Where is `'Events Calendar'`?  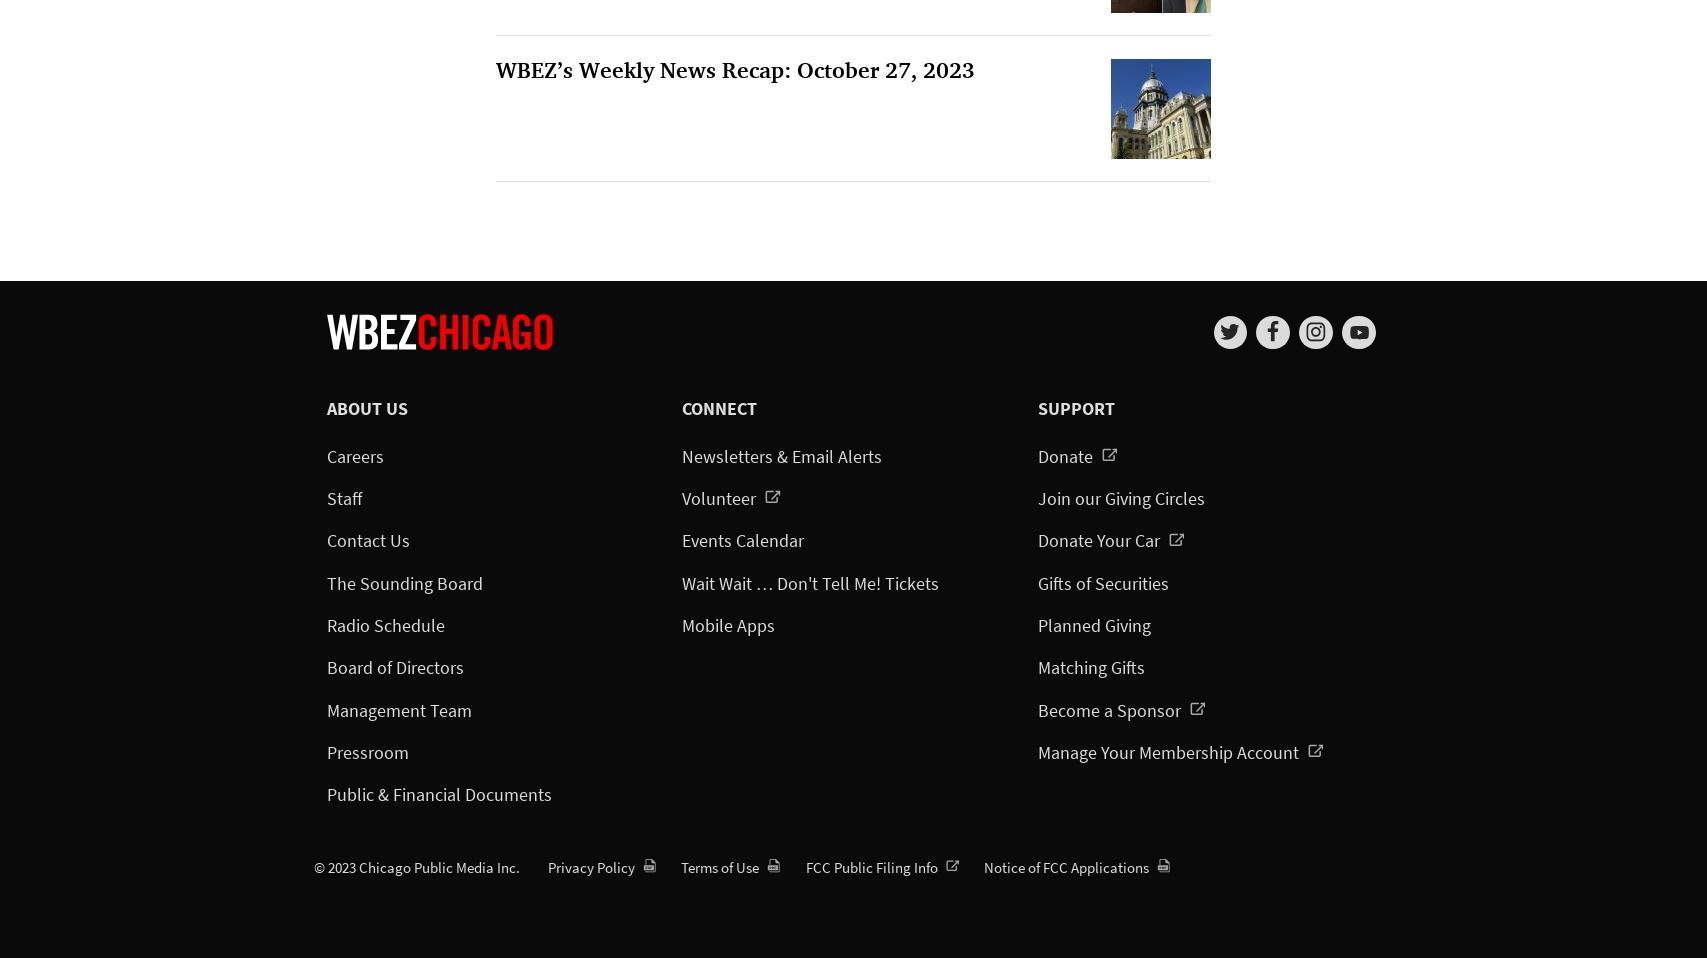 'Events Calendar' is located at coordinates (743, 539).